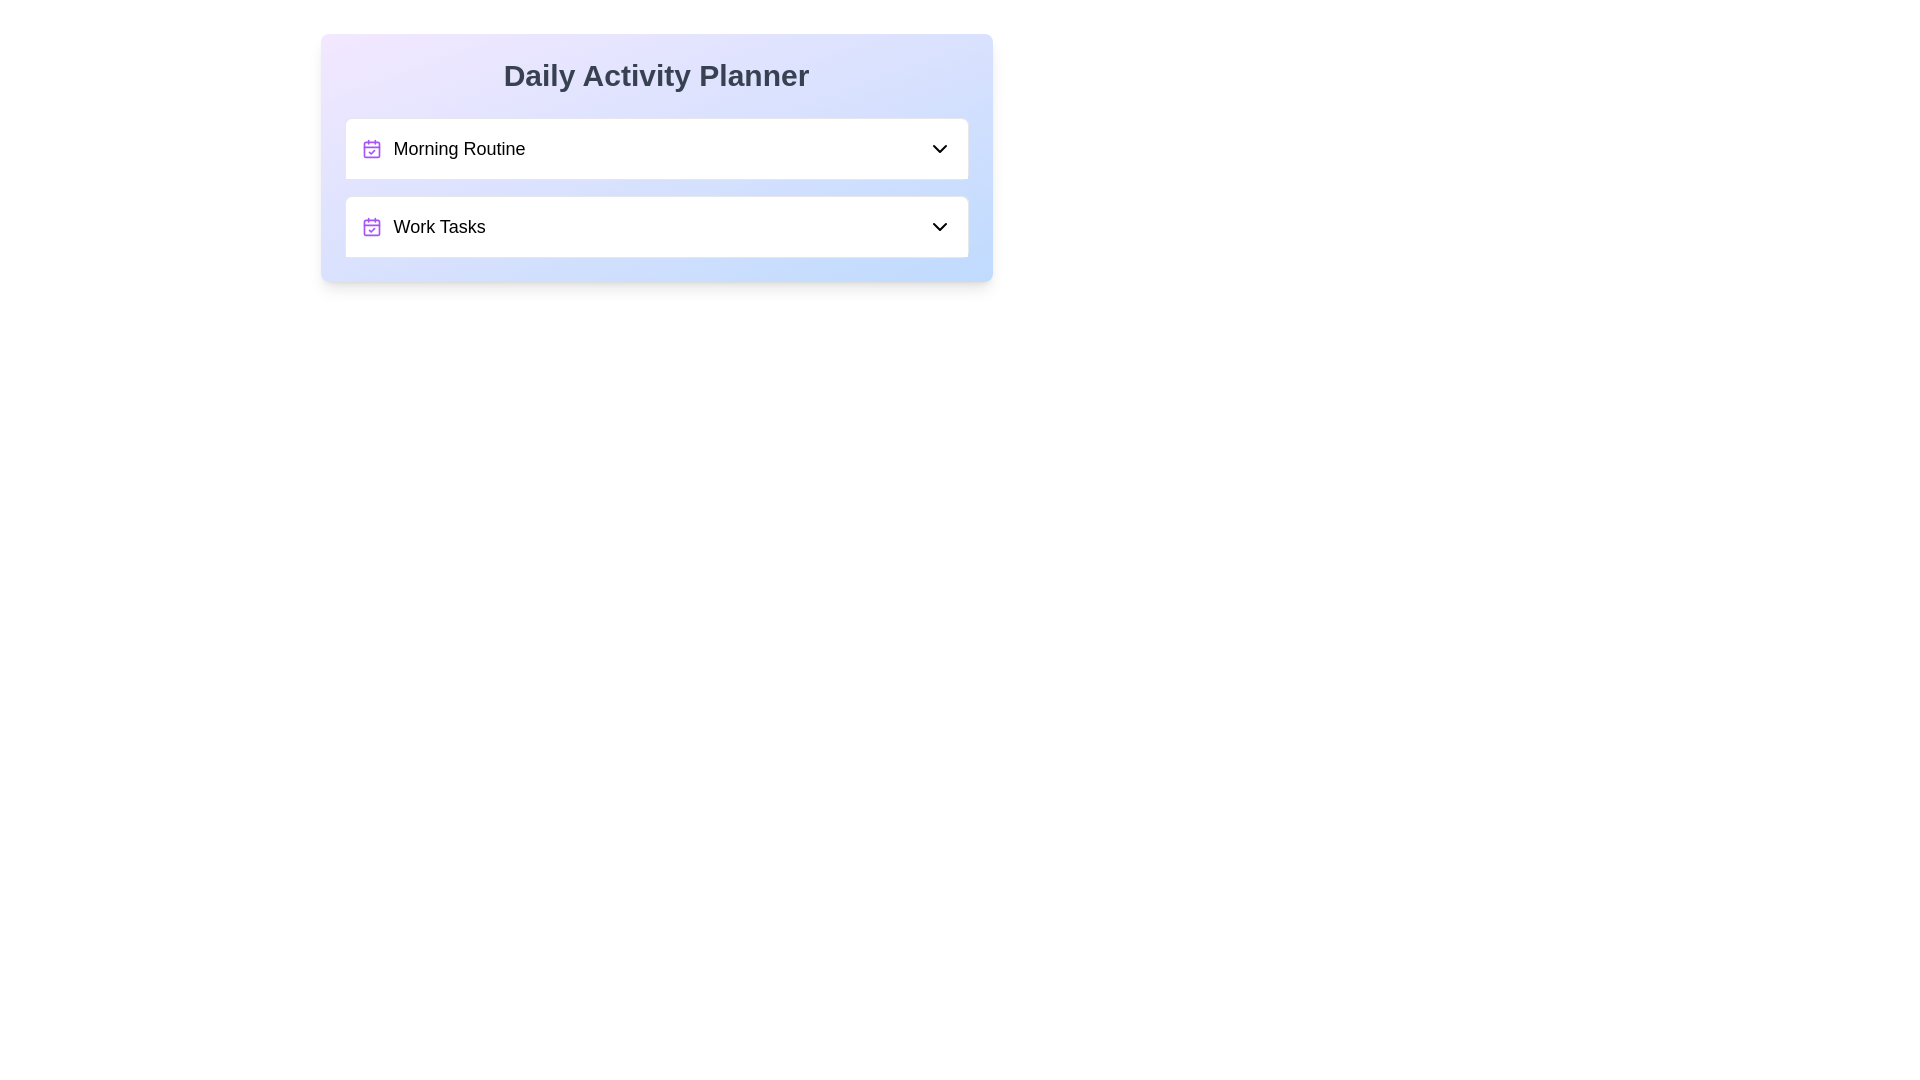 This screenshot has height=1080, width=1920. What do you see at coordinates (371, 226) in the screenshot?
I see `the icon associated with Work Tasks to toggle its visibility` at bounding box center [371, 226].